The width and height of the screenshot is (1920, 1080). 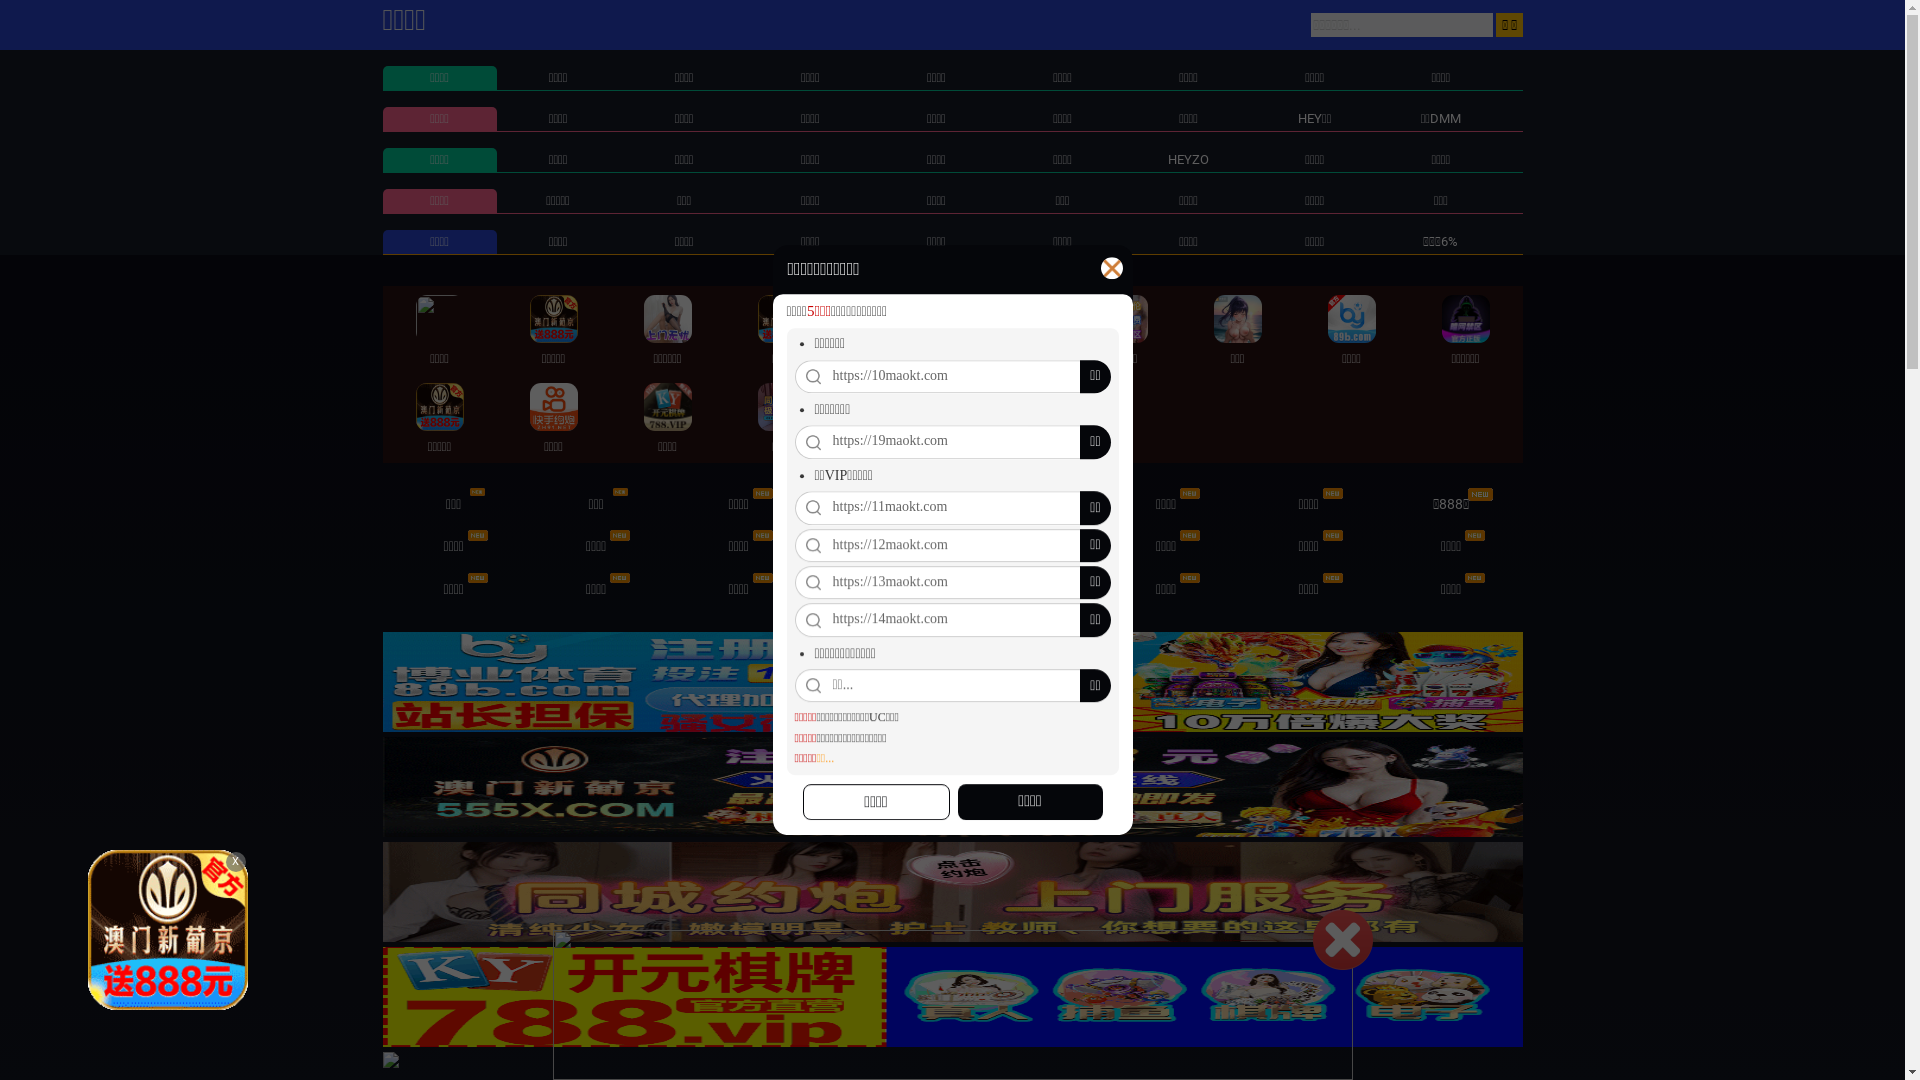 I want to click on 'HEYZO', so click(x=1188, y=158).